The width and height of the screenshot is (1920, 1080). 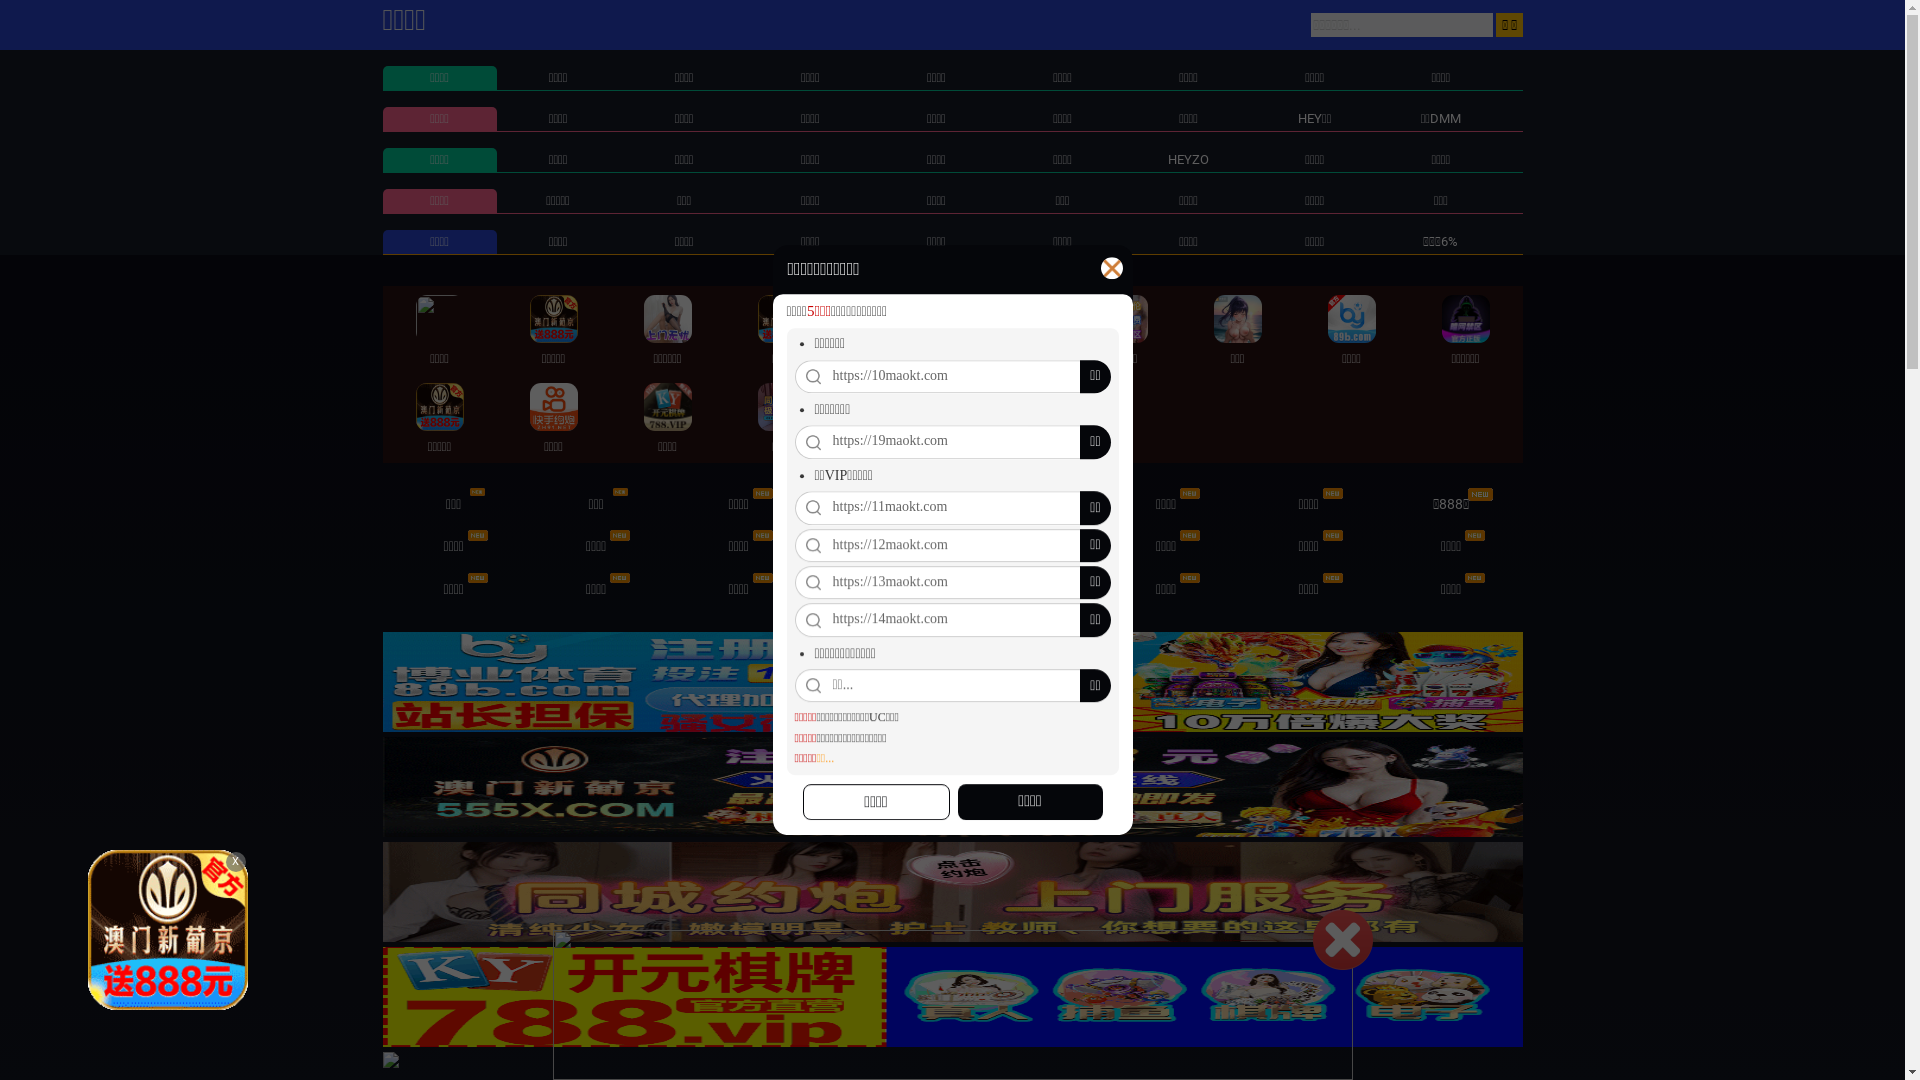 I want to click on 'HEYZO', so click(x=1188, y=158).